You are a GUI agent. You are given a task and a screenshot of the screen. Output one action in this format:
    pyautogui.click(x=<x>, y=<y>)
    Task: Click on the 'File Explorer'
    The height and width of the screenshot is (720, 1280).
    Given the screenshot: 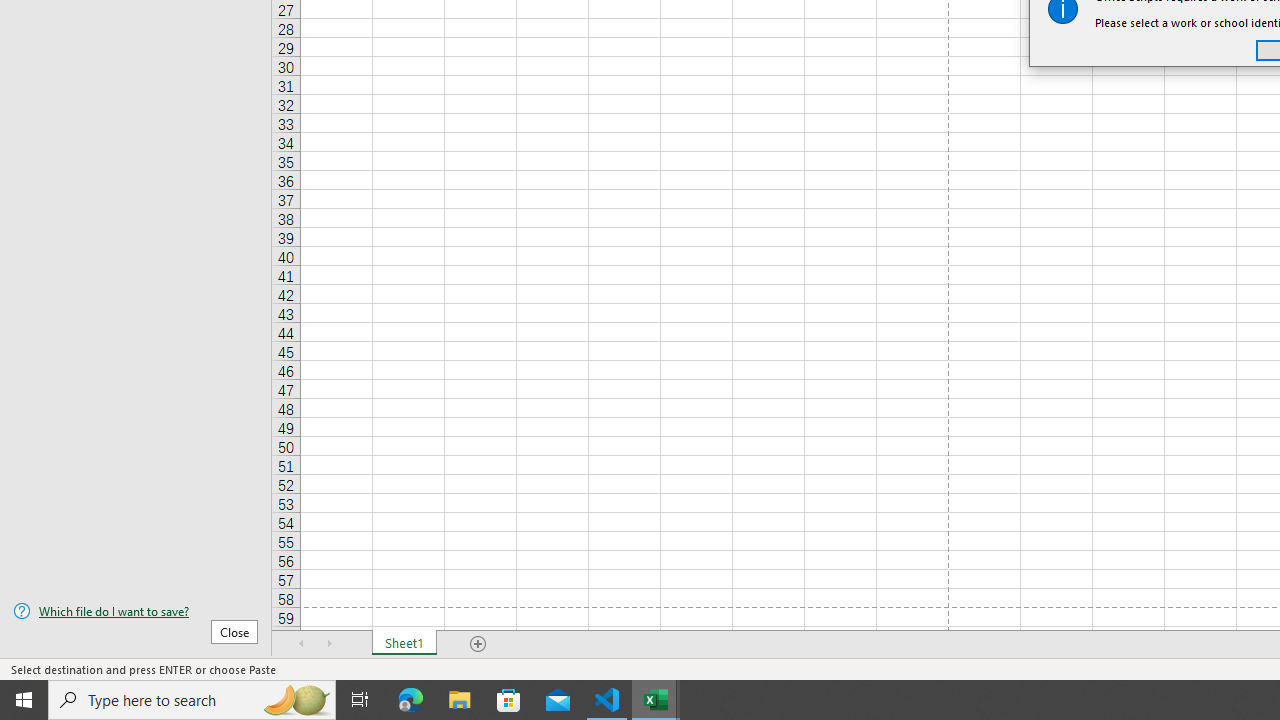 What is the action you would take?
    pyautogui.click(x=459, y=698)
    